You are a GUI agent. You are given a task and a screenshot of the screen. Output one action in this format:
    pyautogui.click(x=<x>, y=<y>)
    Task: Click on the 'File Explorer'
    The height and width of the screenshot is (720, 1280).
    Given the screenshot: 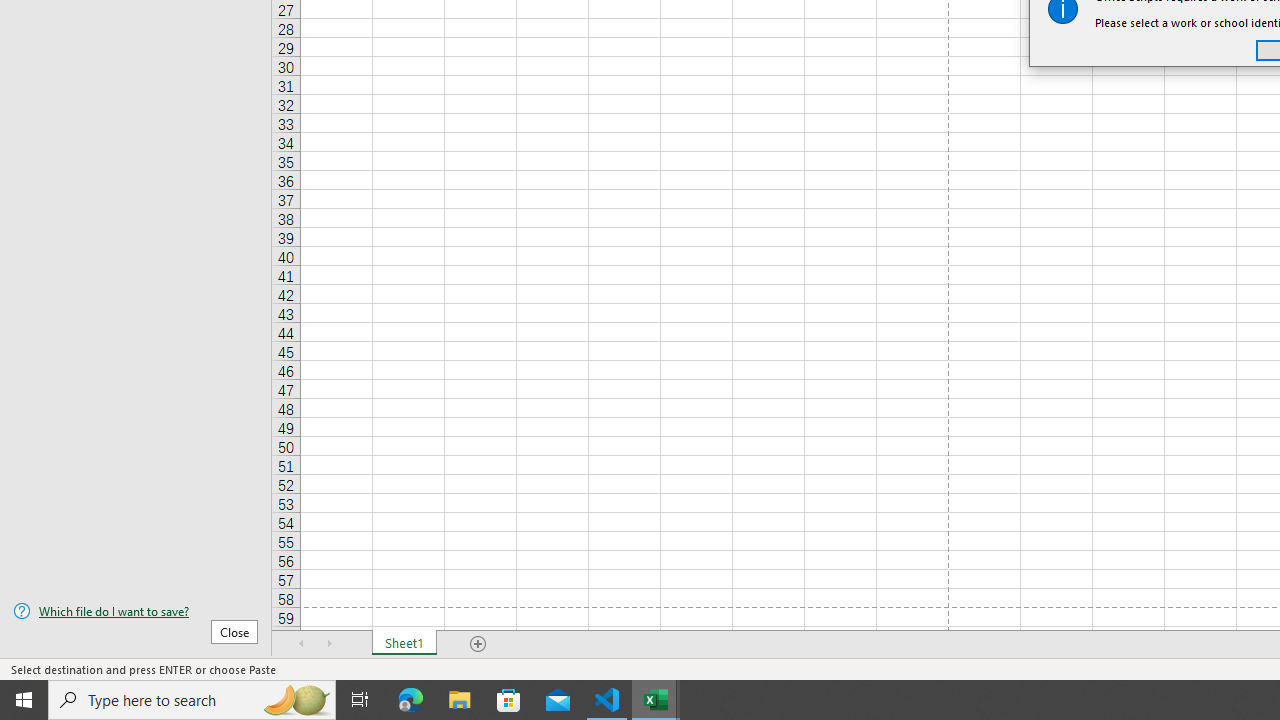 What is the action you would take?
    pyautogui.click(x=459, y=698)
    